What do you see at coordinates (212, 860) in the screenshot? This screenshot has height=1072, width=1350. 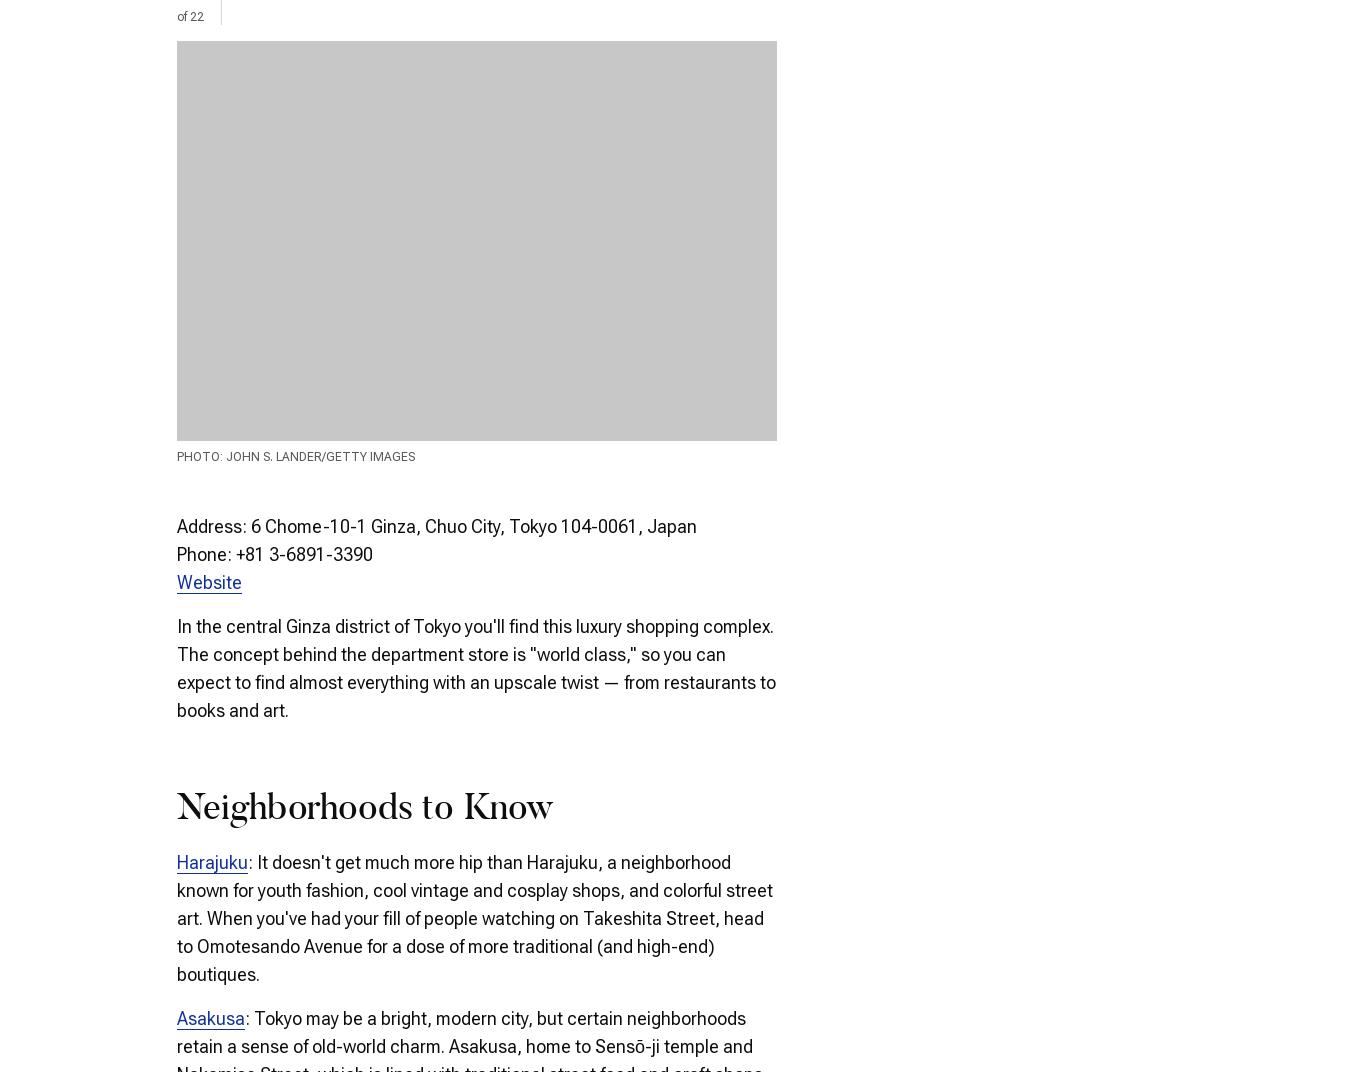 I see `'Harajuku'` at bounding box center [212, 860].